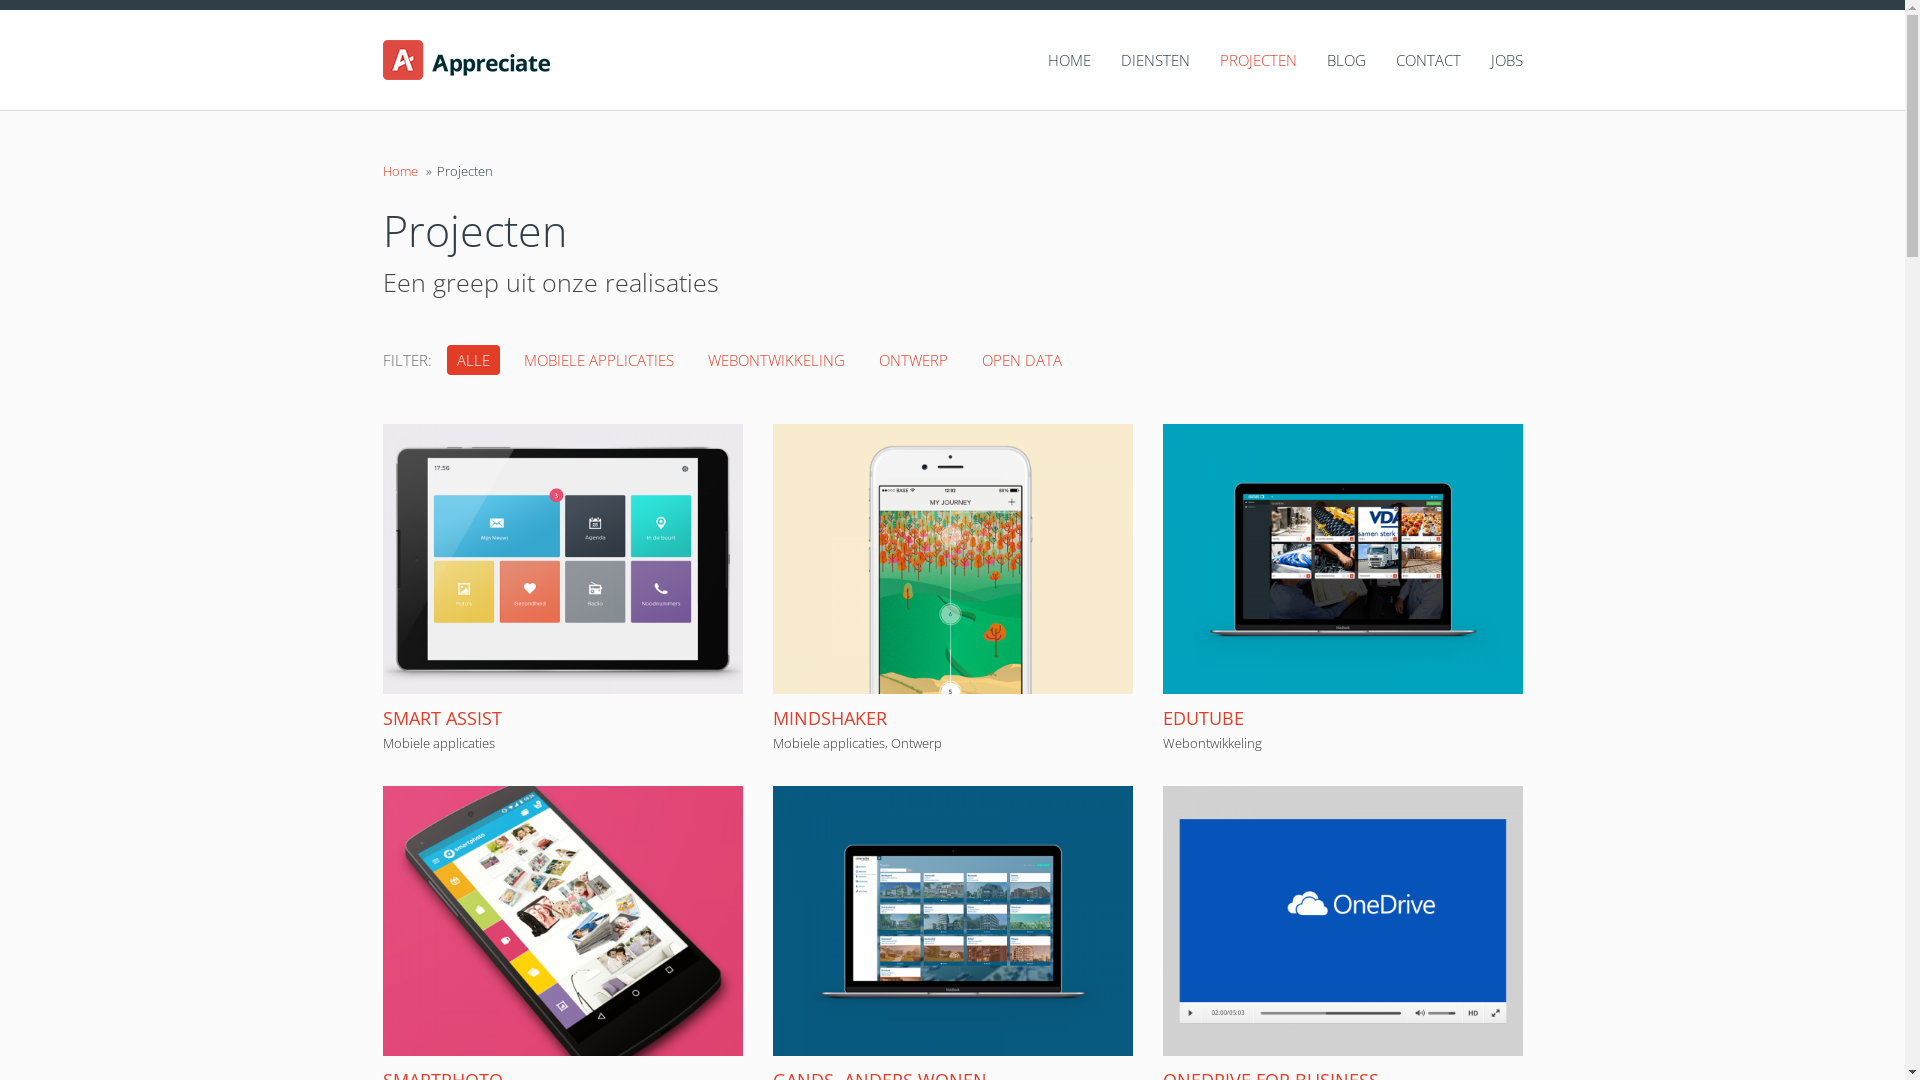 This screenshot has height=1080, width=1920. I want to click on 'CONTACT', so click(1412, 59).